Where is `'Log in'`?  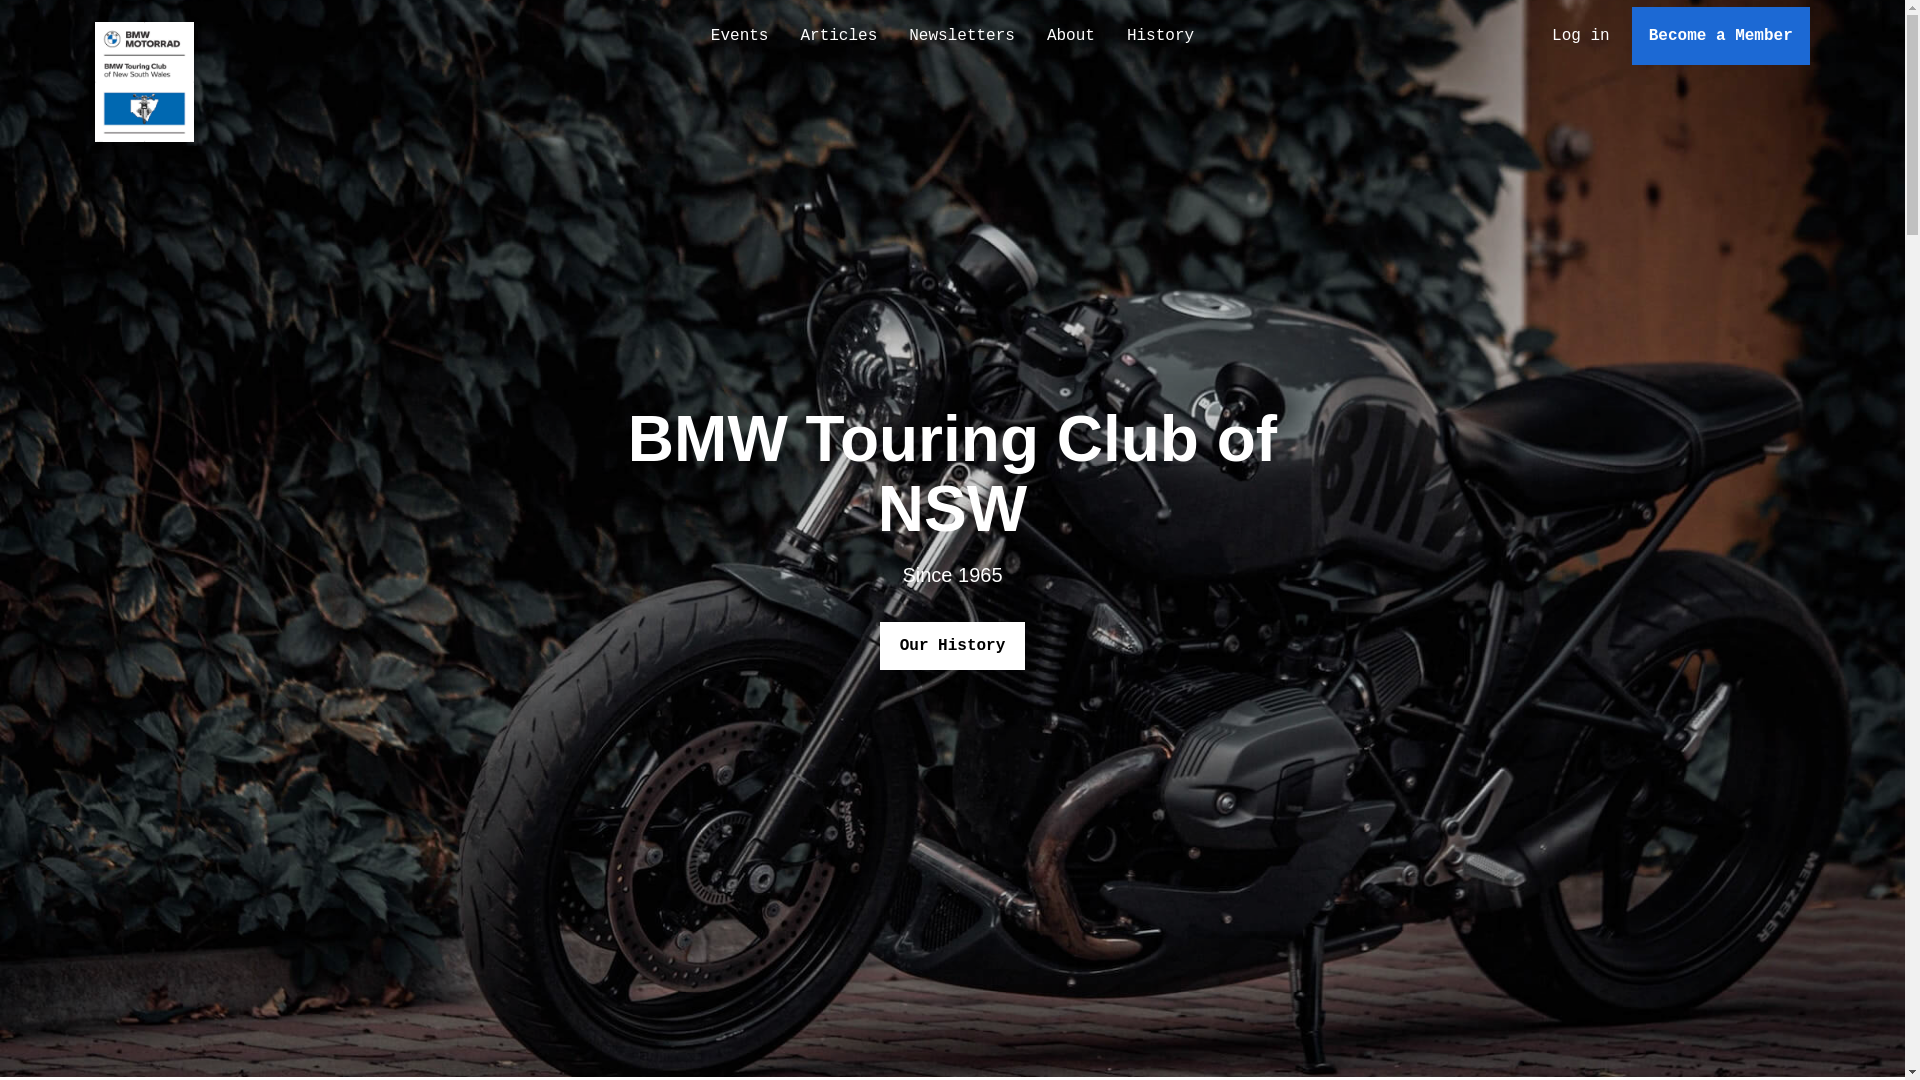 'Log in' is located at coordinates (1579, 35).